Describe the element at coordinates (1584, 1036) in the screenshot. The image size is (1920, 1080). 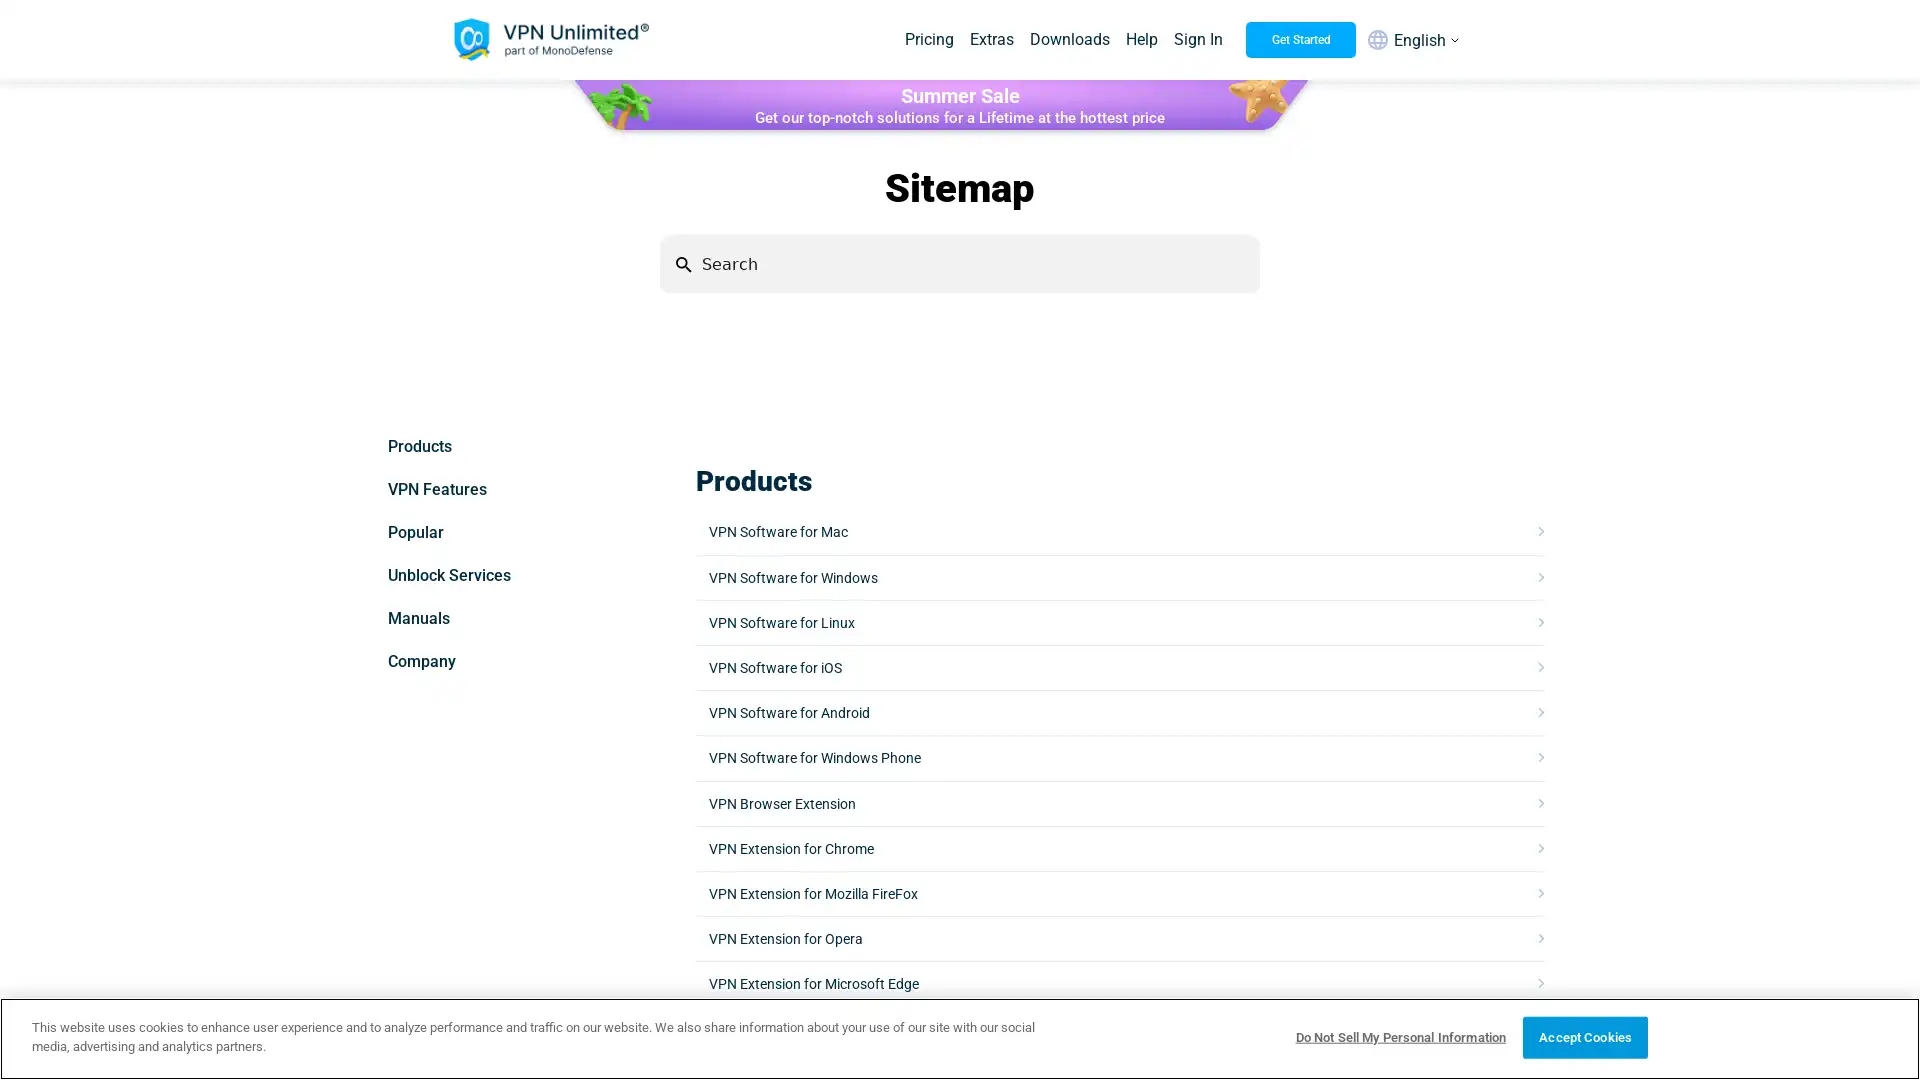
I see `Accept Cookies` at that location.